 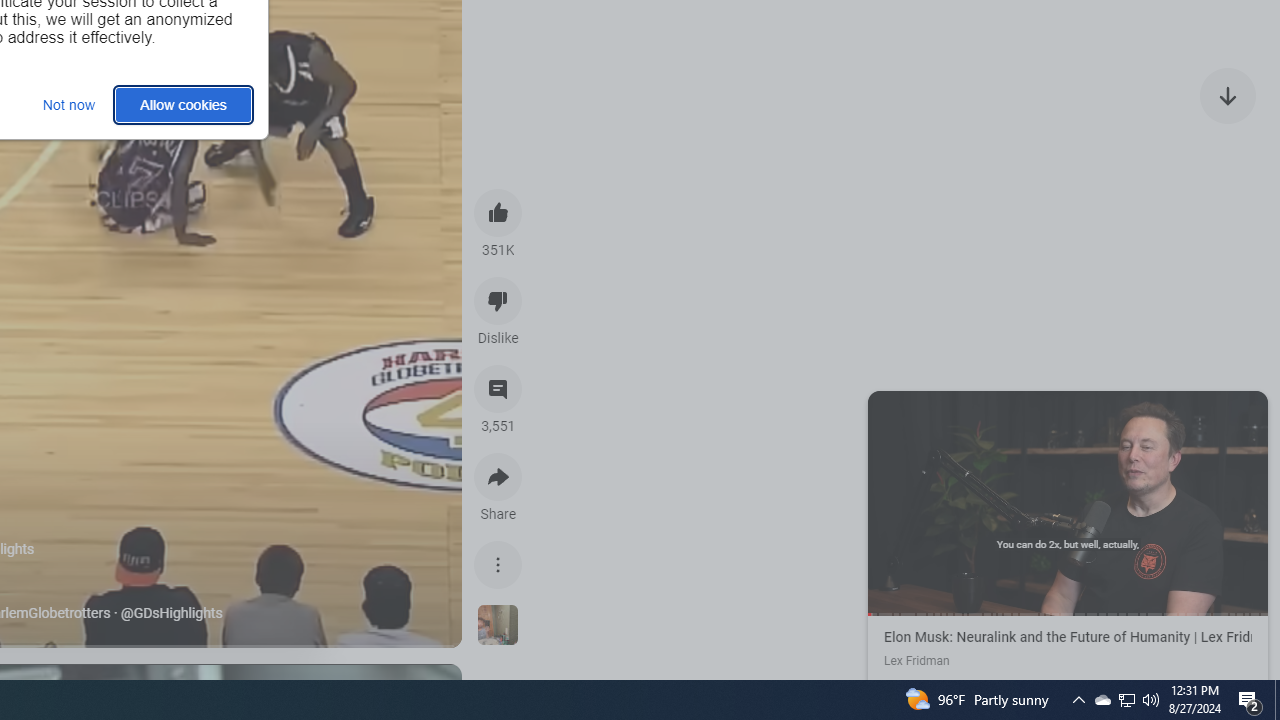 I want to click on 'Not now', so click(x=69, y=104).